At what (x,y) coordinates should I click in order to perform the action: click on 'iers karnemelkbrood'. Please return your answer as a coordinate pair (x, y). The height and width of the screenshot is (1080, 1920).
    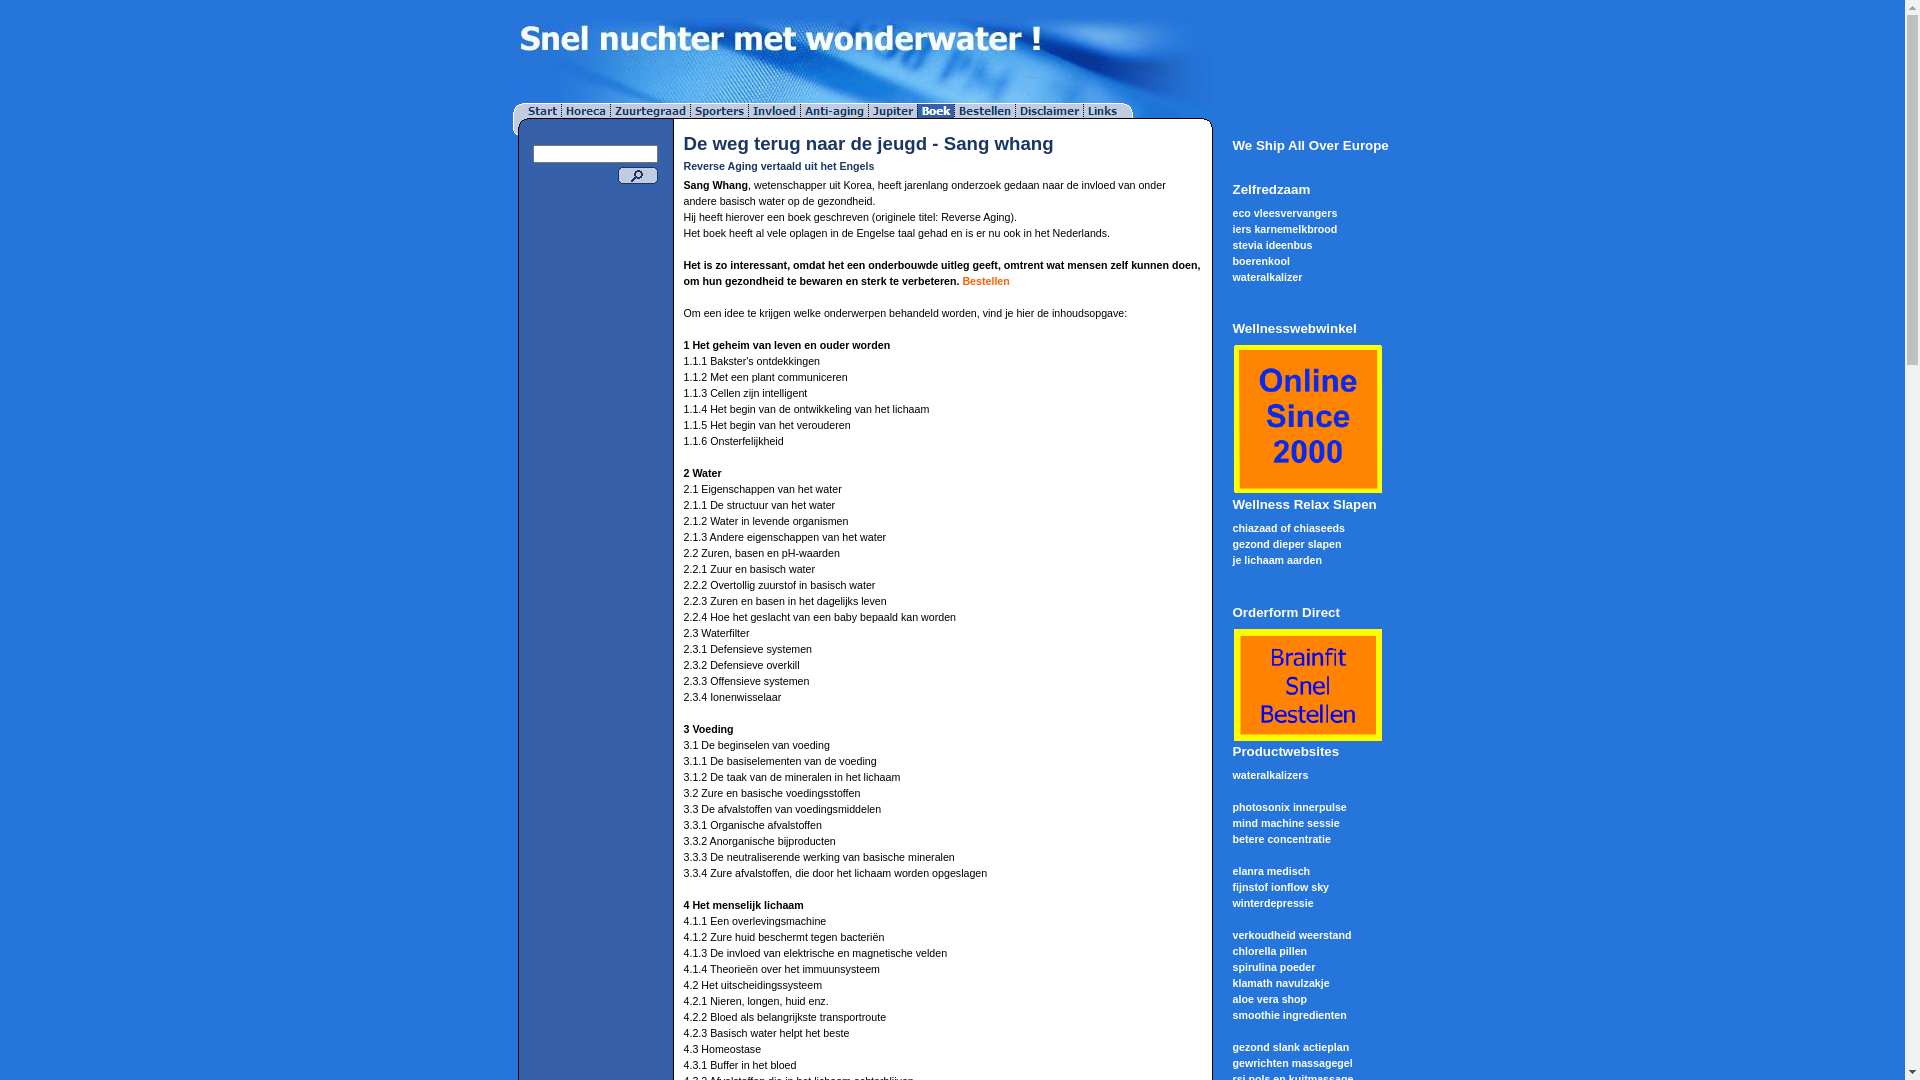
    Looking at the image, I should click on (1284, 227).